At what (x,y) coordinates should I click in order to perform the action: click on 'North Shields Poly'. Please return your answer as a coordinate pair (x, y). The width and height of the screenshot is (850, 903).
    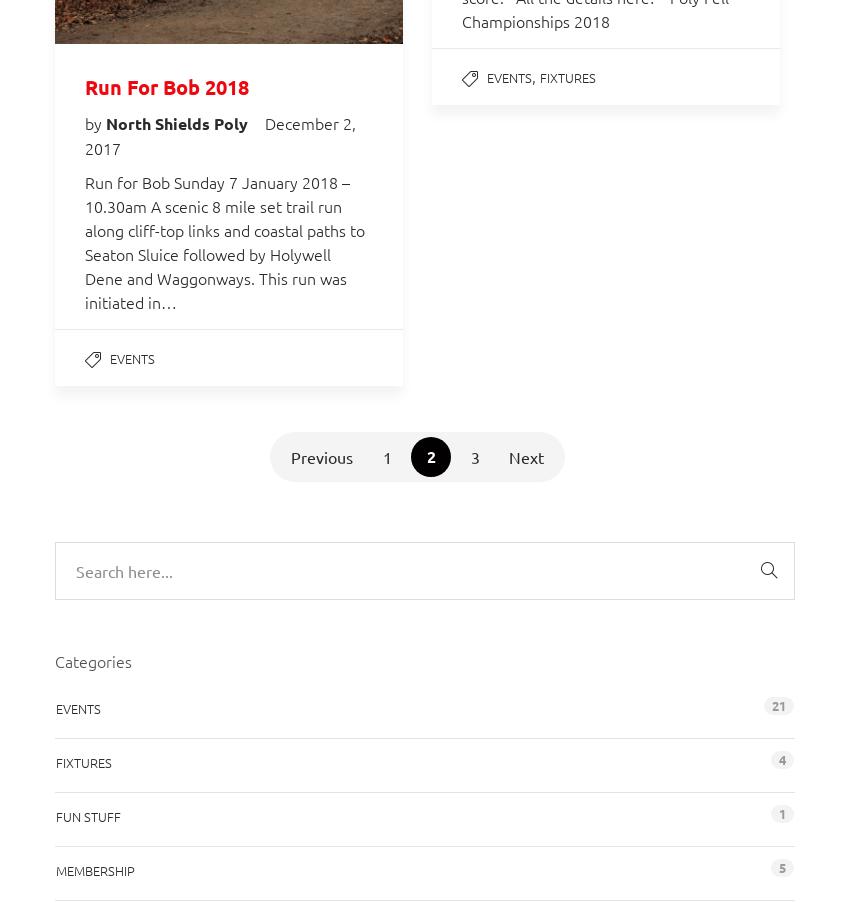
    Looking at the image, I should click on (178, 122).